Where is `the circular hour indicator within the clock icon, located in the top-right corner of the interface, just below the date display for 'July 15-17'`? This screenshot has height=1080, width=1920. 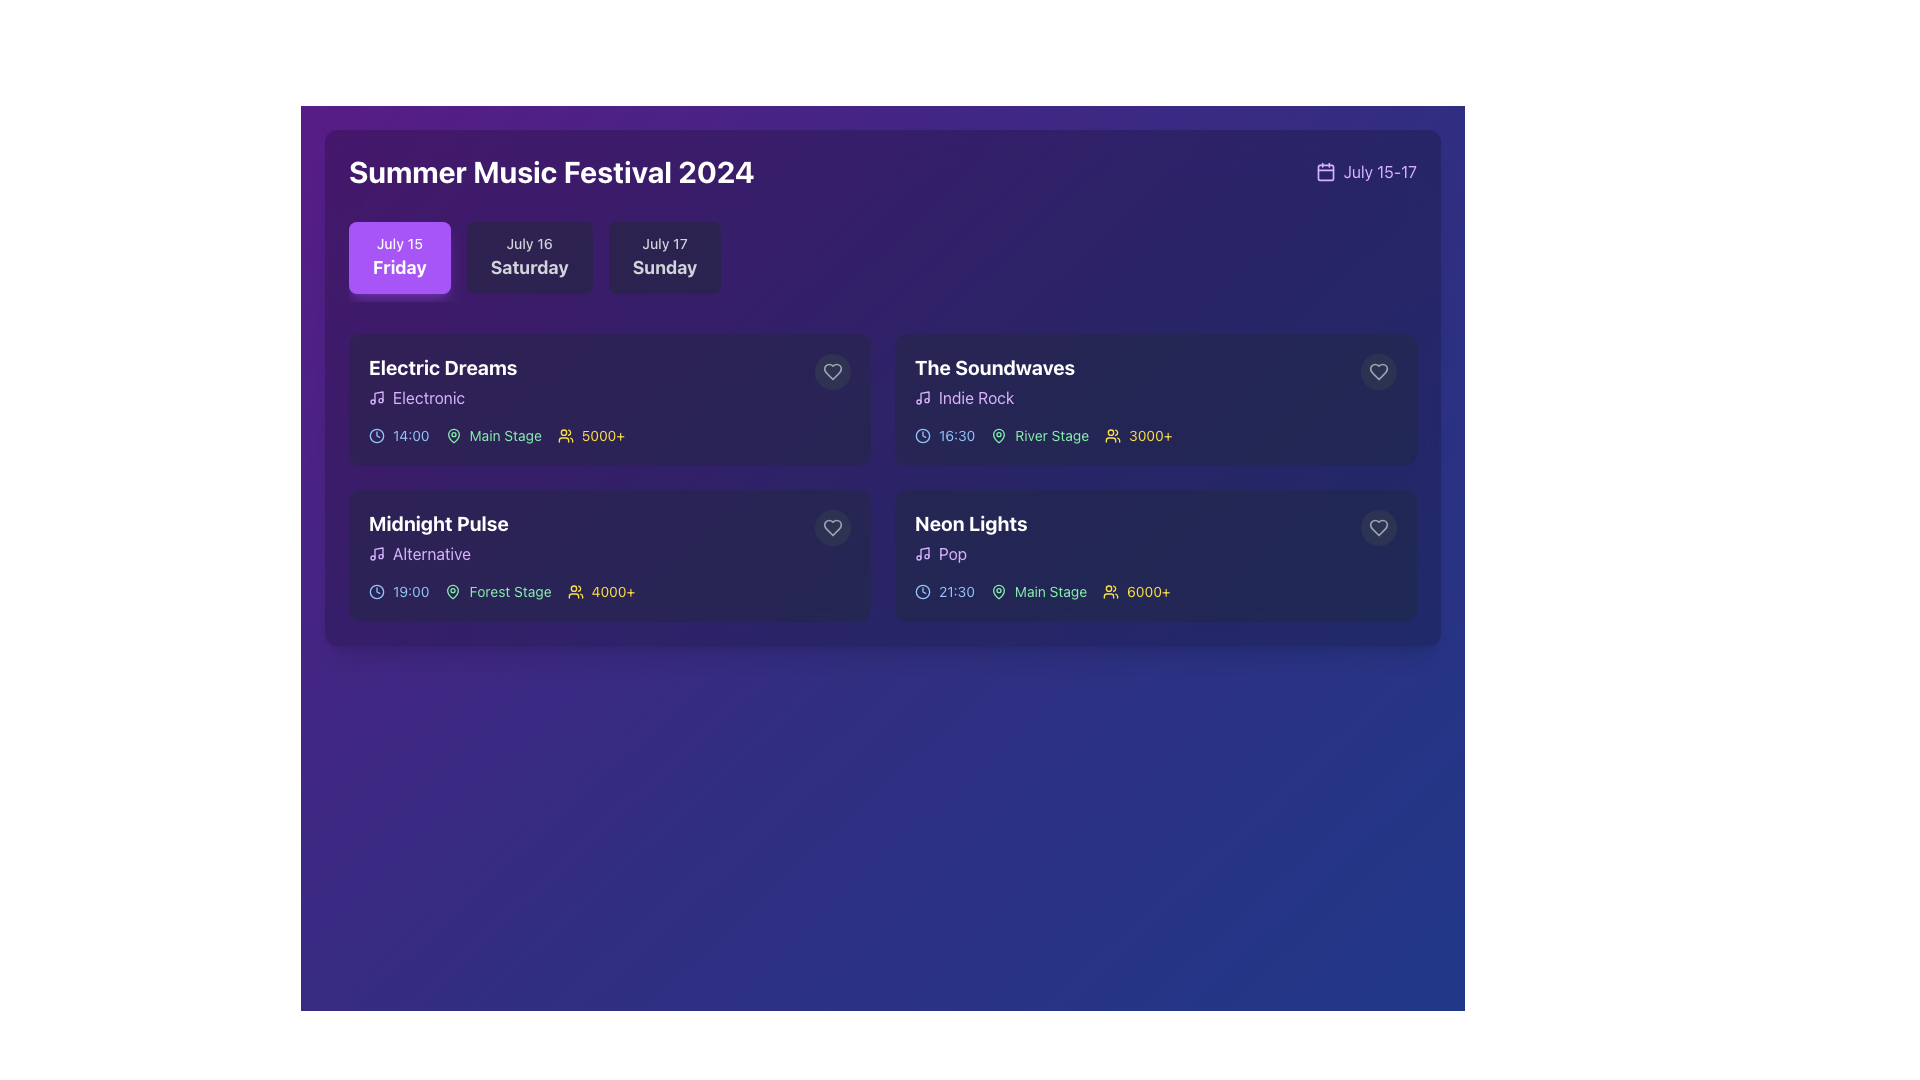
the circular hour indicator within the clock icon, located in the top-right corner of the interface, just below the date display for 'July 15-17' is located at coordinates (377, 434).